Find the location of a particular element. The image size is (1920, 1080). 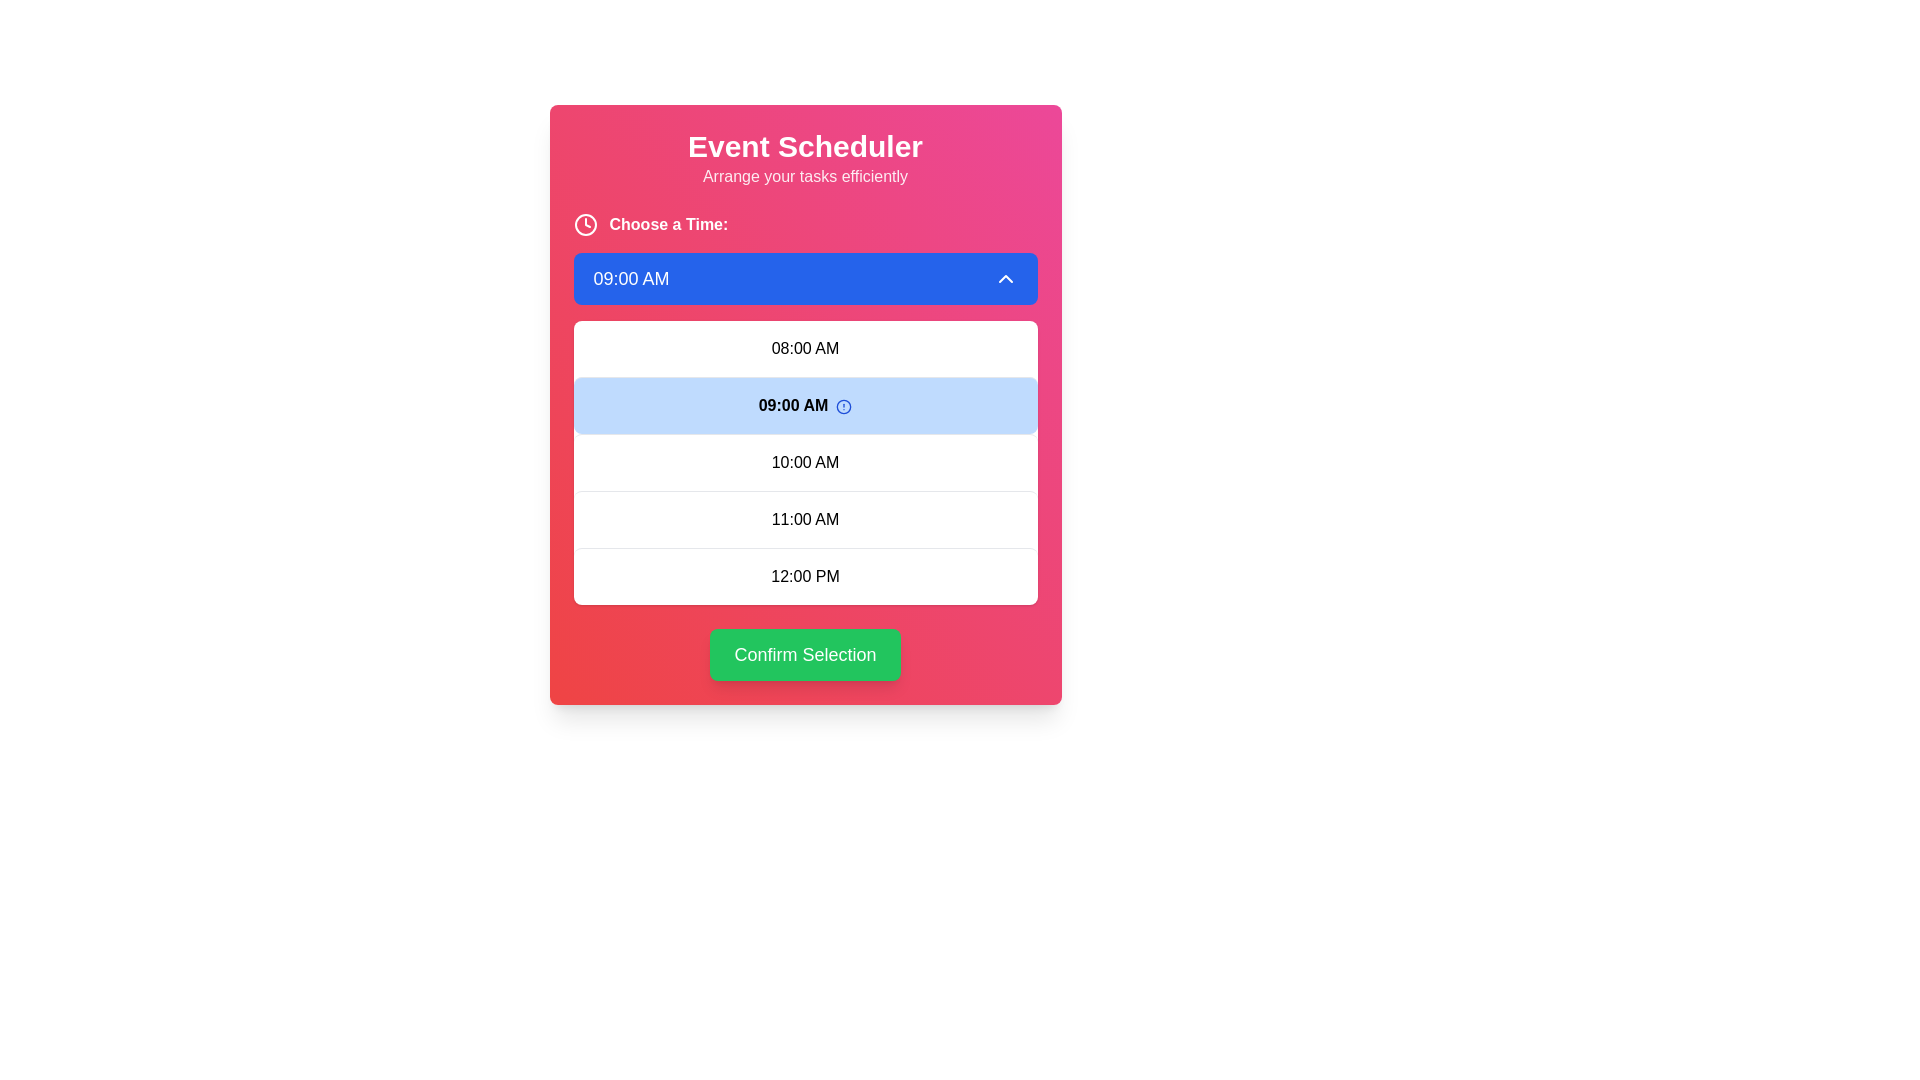

the icon located to the right of the '09:00 AM' time slot option for more details is located at coordinates (844, 405).